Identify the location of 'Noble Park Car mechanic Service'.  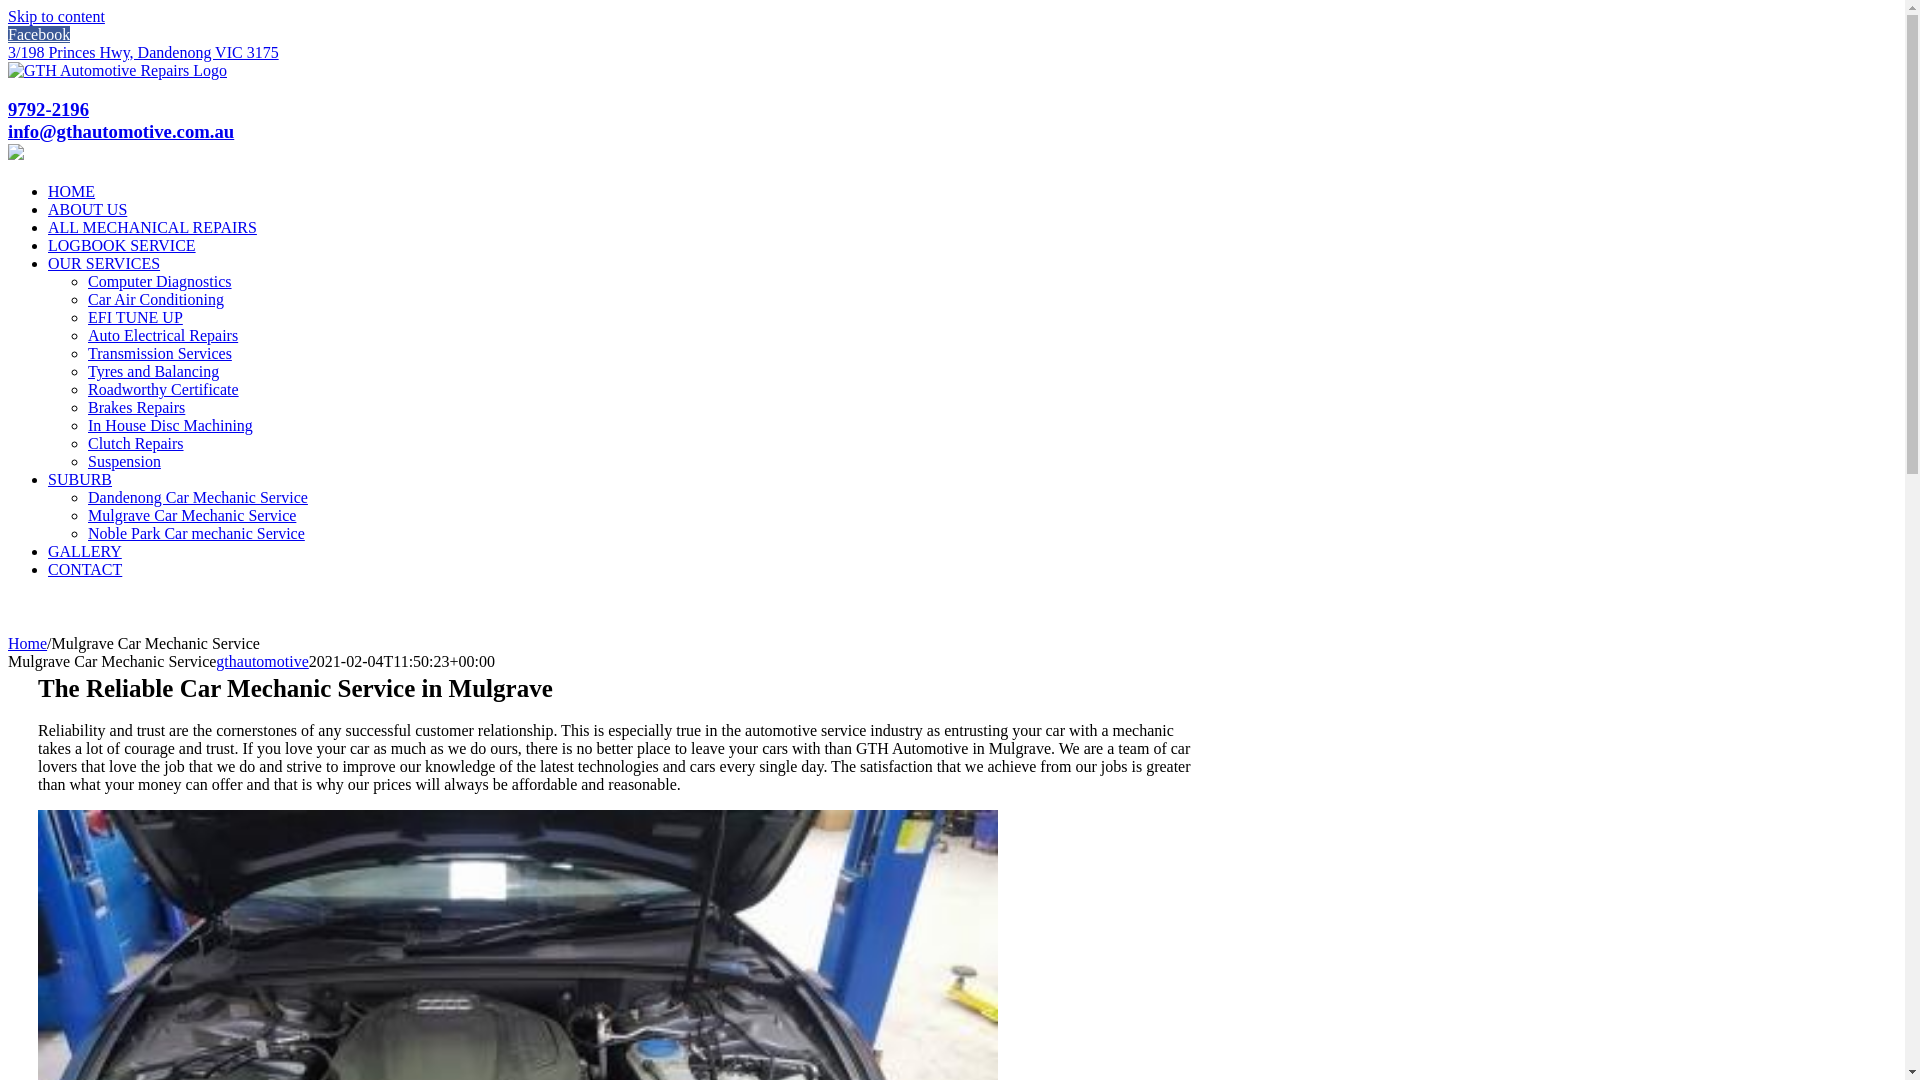
(196, 532).